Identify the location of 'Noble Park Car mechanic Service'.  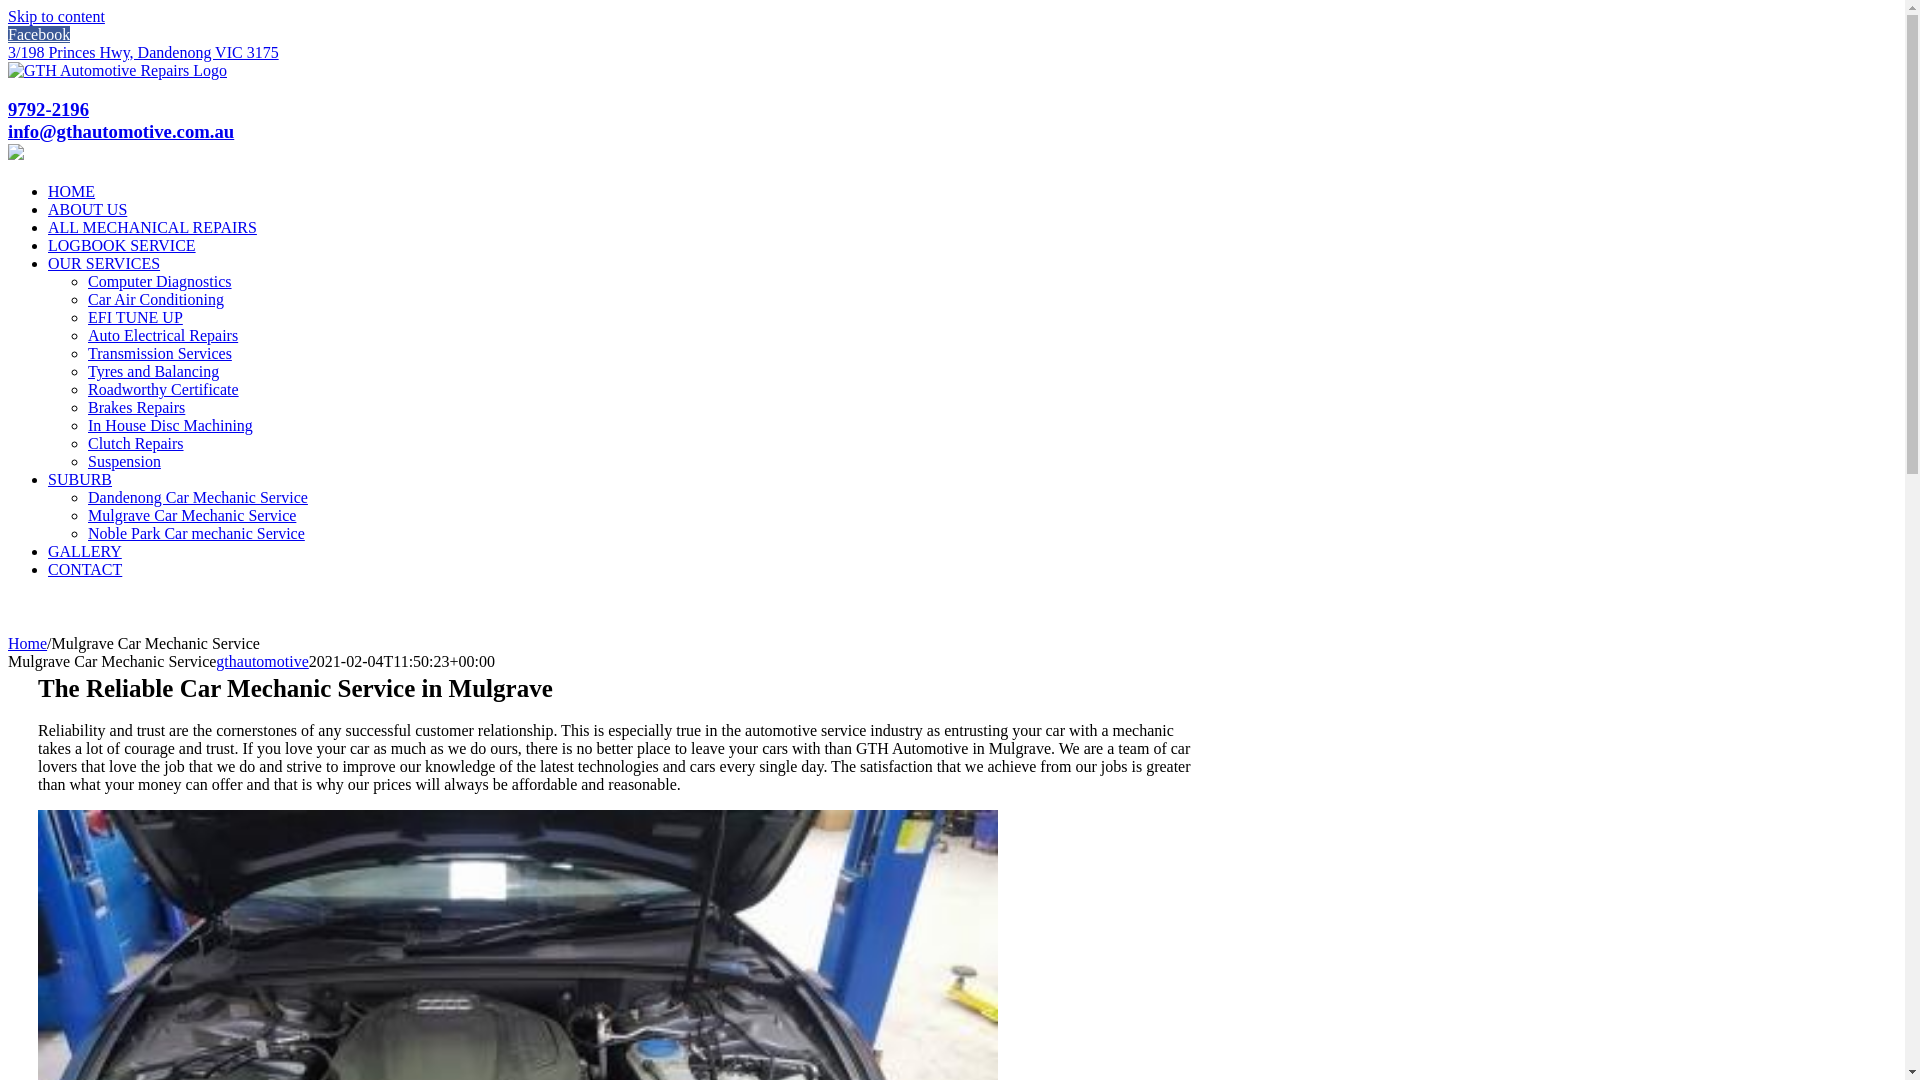
(196, 532).